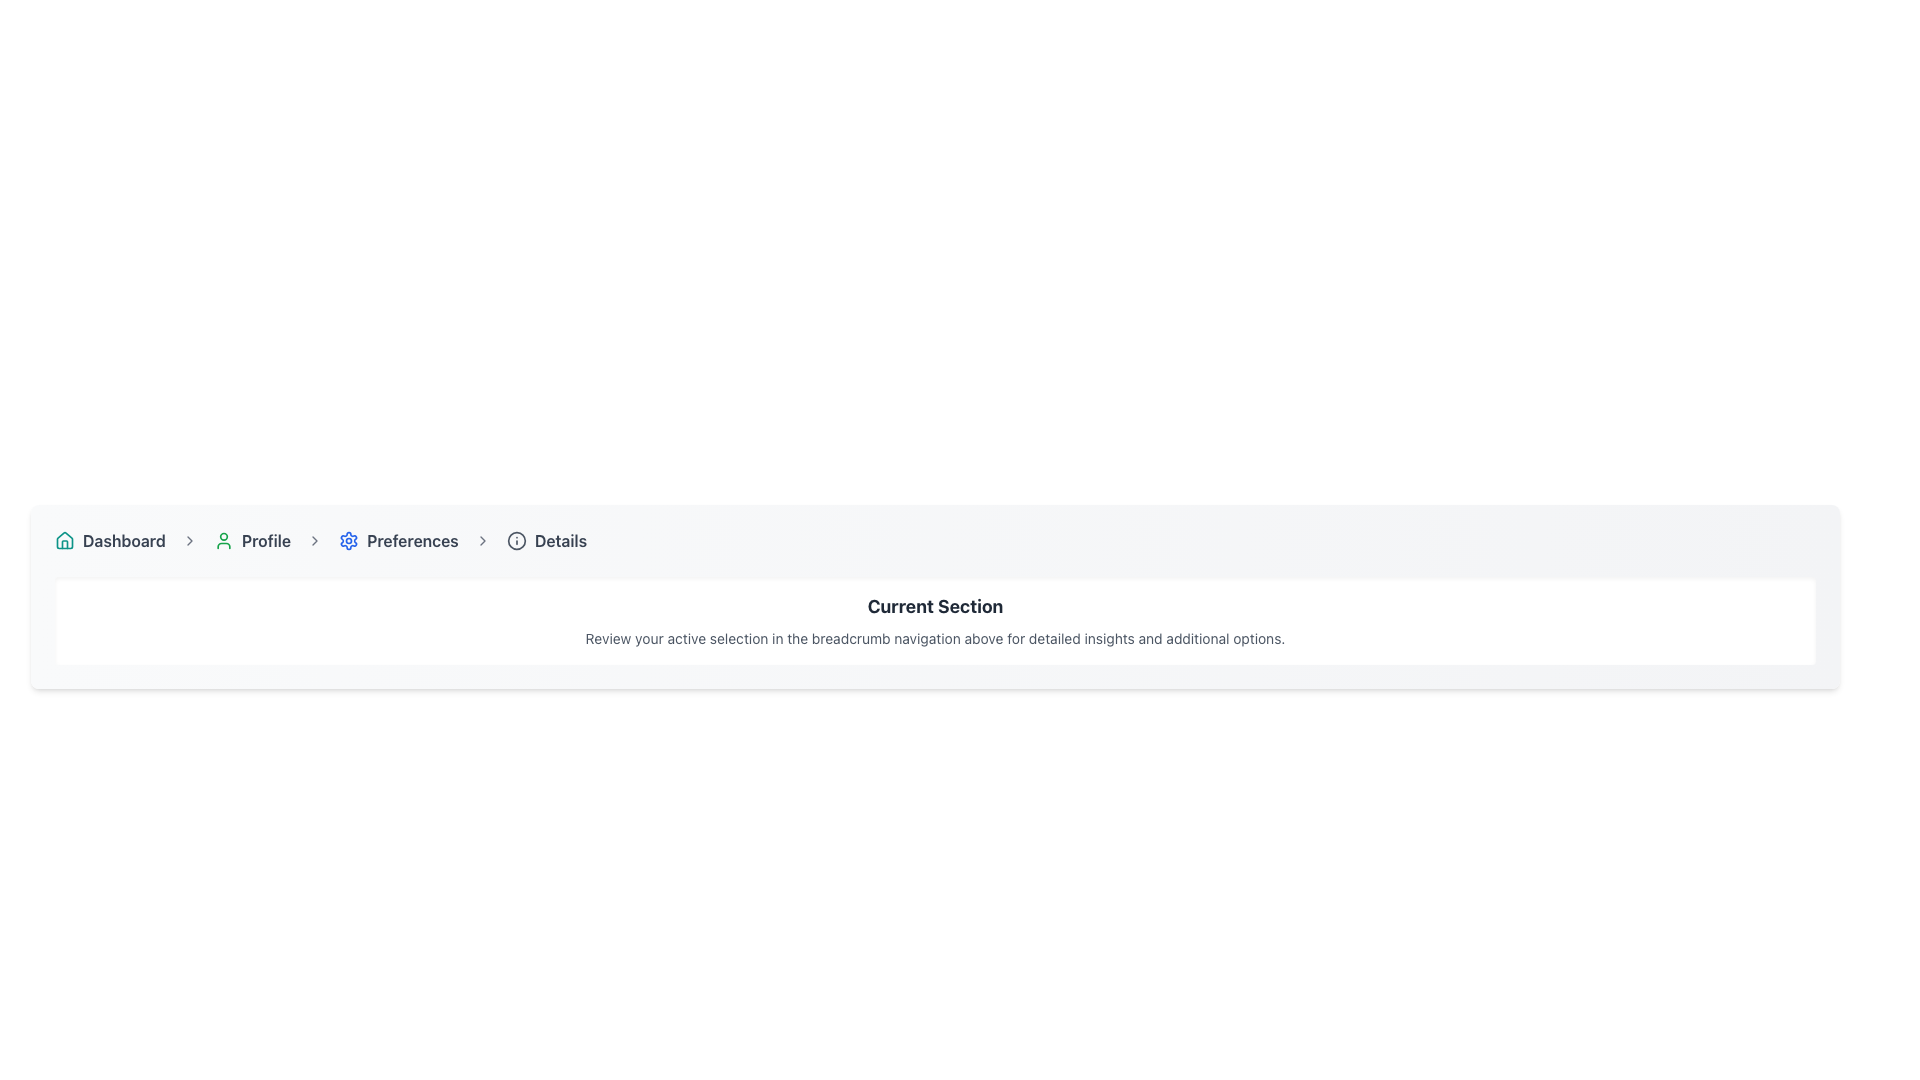 This screenshot has height=1080, width=1920. What do you see at coordinates (516, 540) in the screenshot?
I see `the circular icon with a hollow outline and central line segment, part of the 'Details' section in the breadcrumb navigation bar` at bounding box center [516, 540].